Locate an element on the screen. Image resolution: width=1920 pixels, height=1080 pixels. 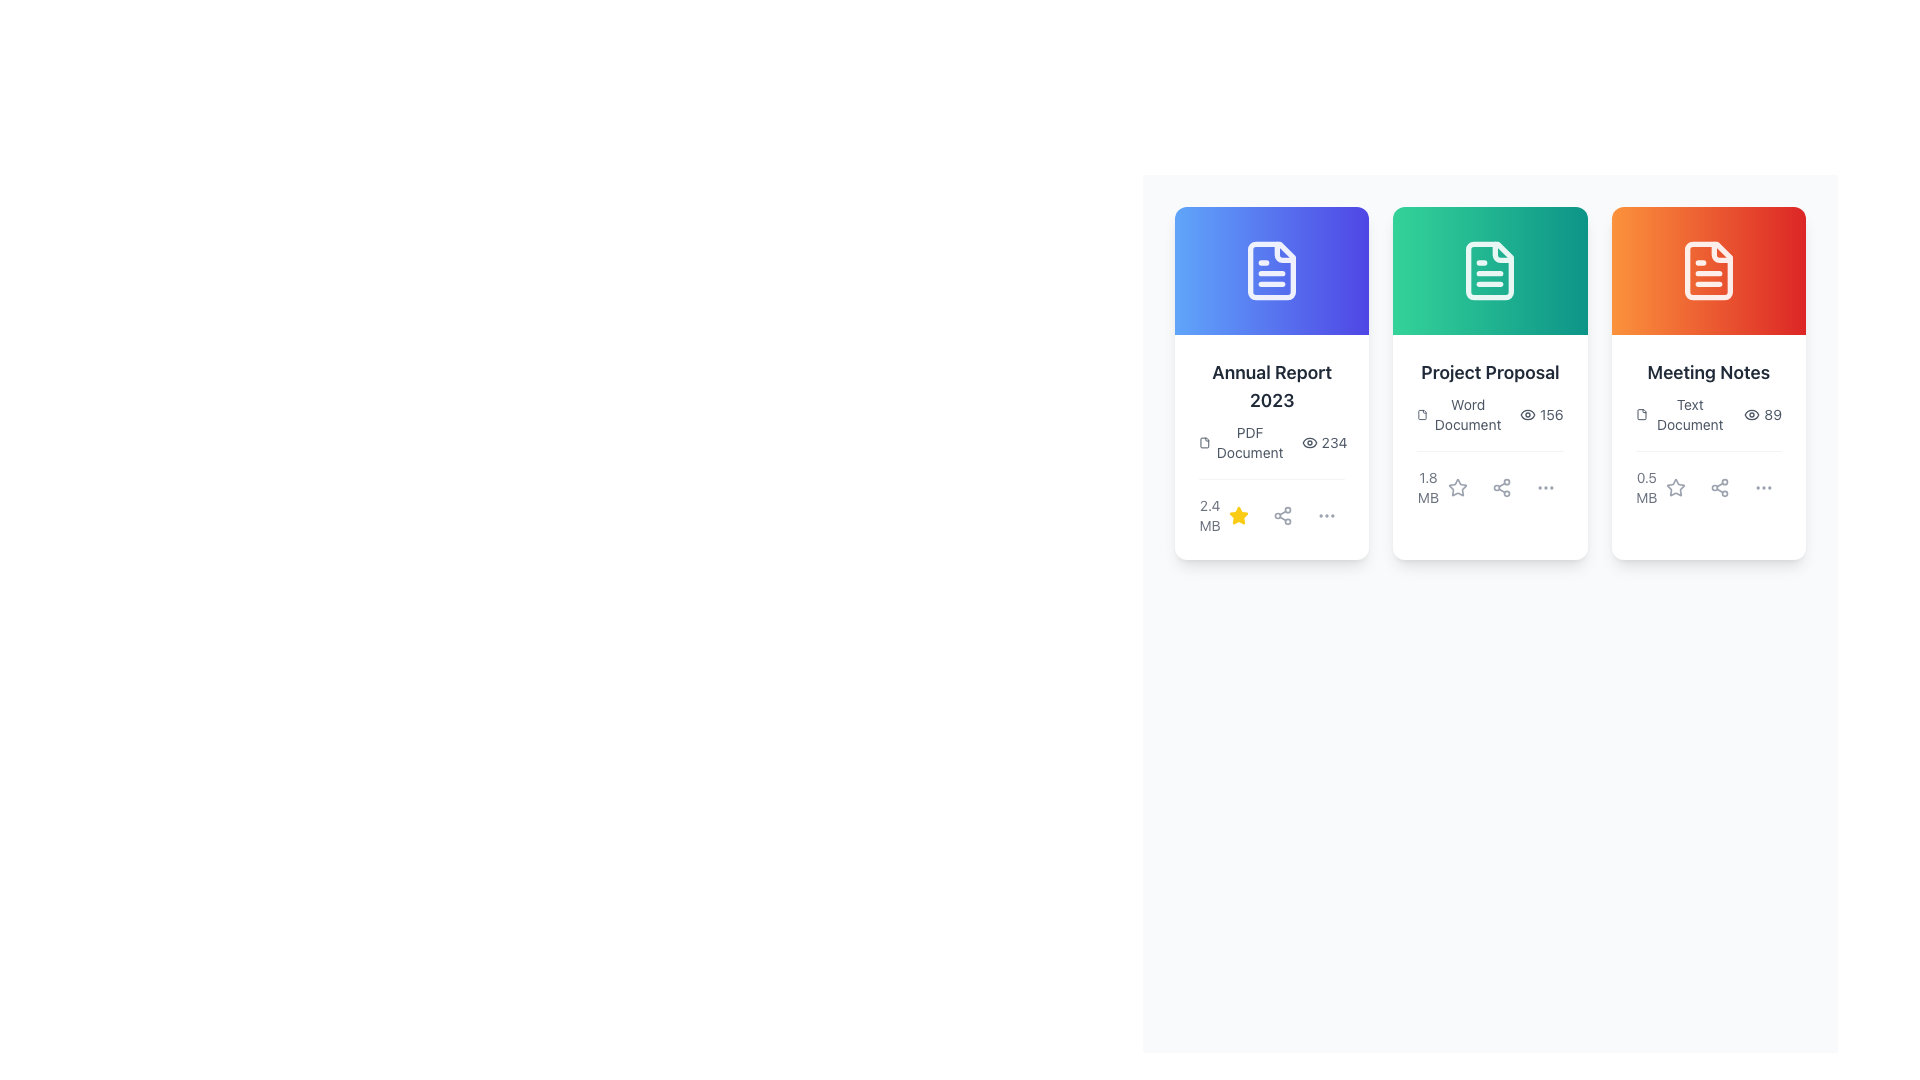
the five-pointed star icon with a gray fill located in the 'Project Proposal' document tile is located at coordinates (1457, 488).